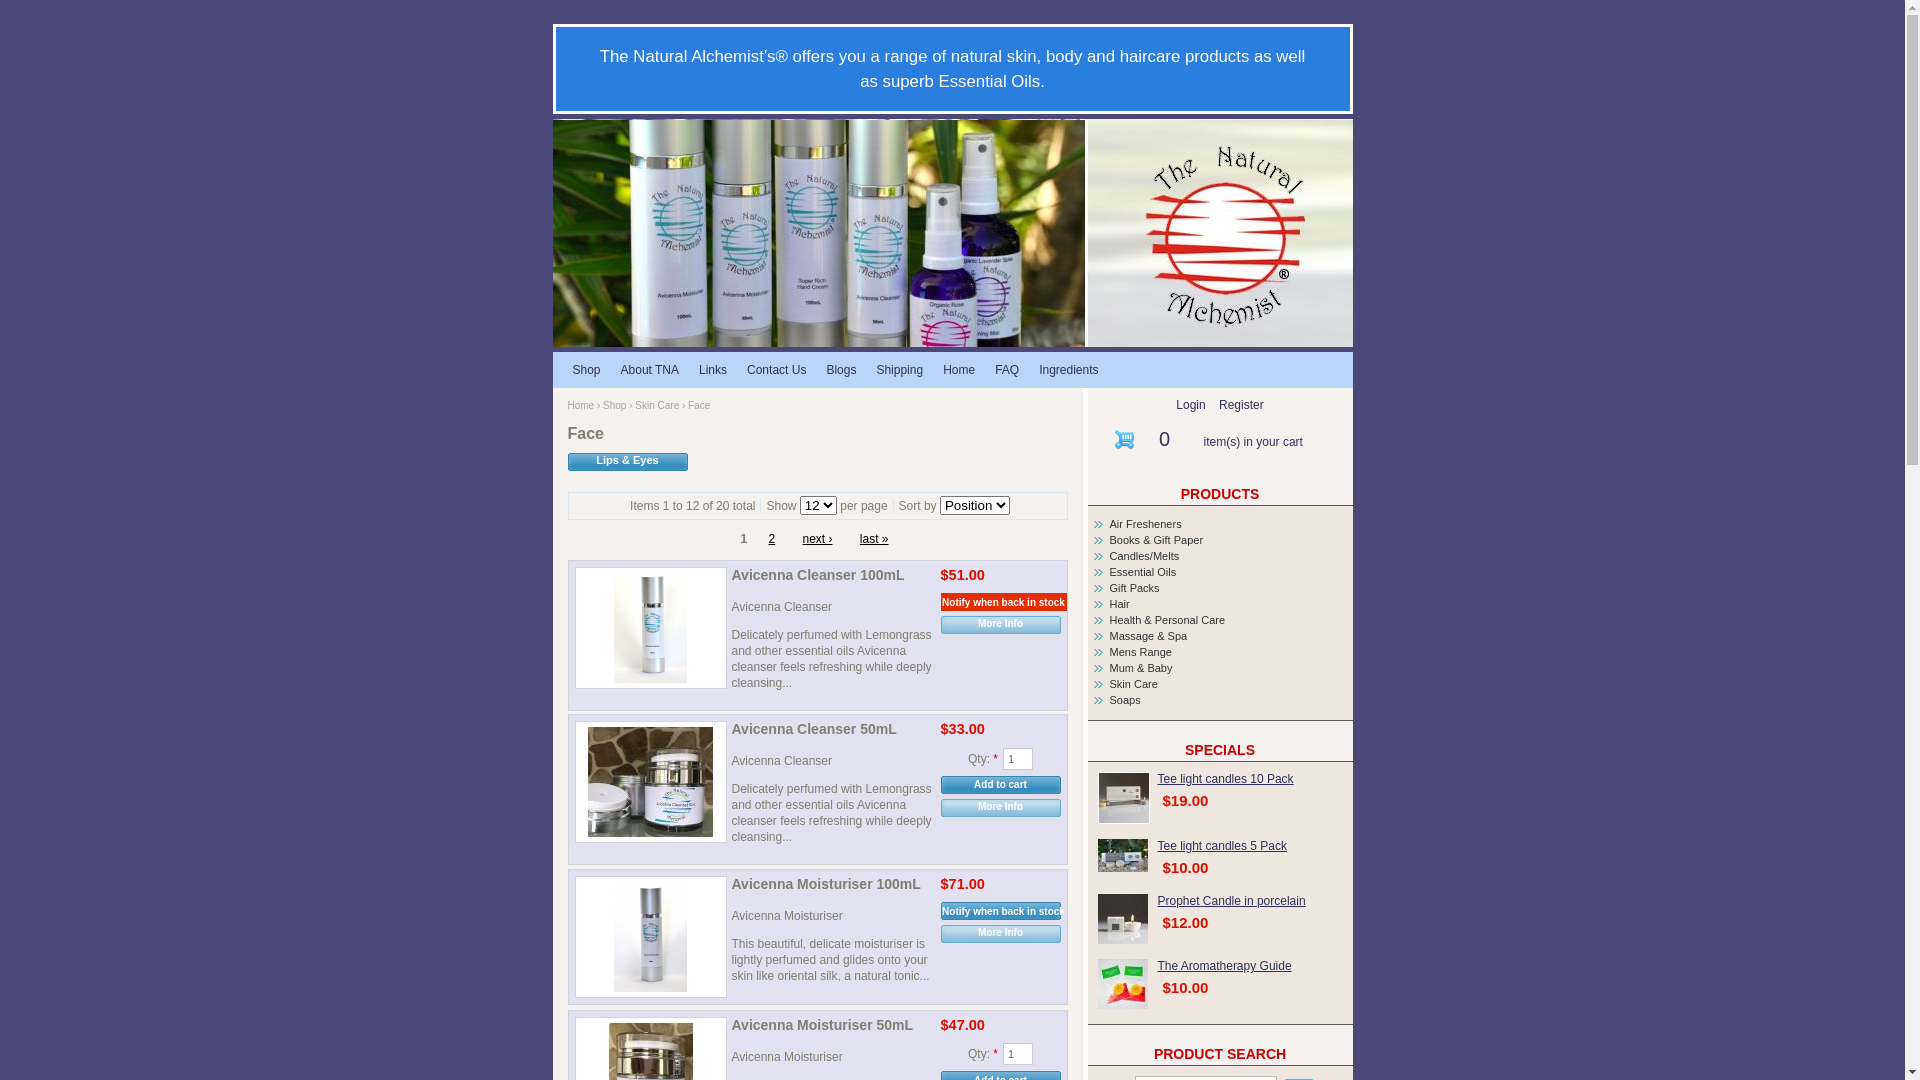  What do you see at coordinates (1252, 441) in the screenshot?
I see `'item(s) in your cart'` at bounding box center [1252, 441].